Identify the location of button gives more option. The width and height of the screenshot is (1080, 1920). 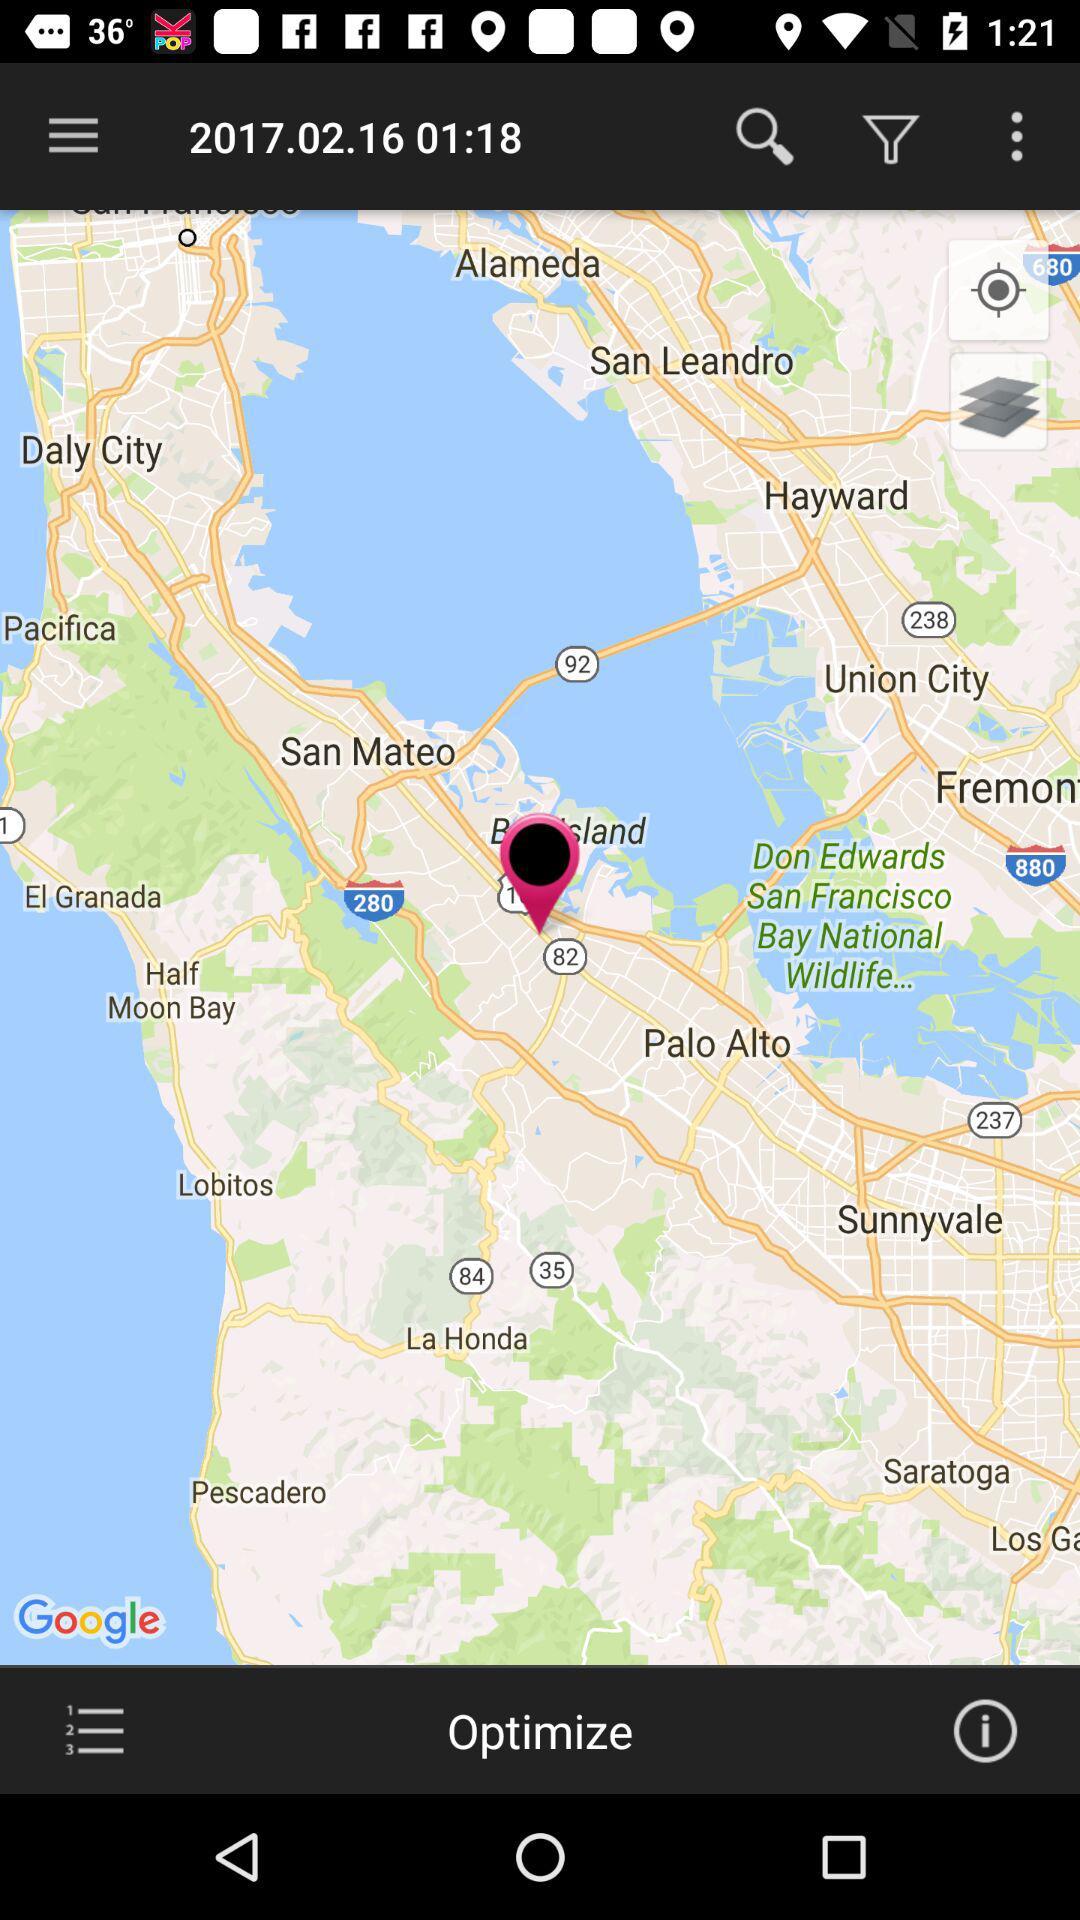
(1017, 135).